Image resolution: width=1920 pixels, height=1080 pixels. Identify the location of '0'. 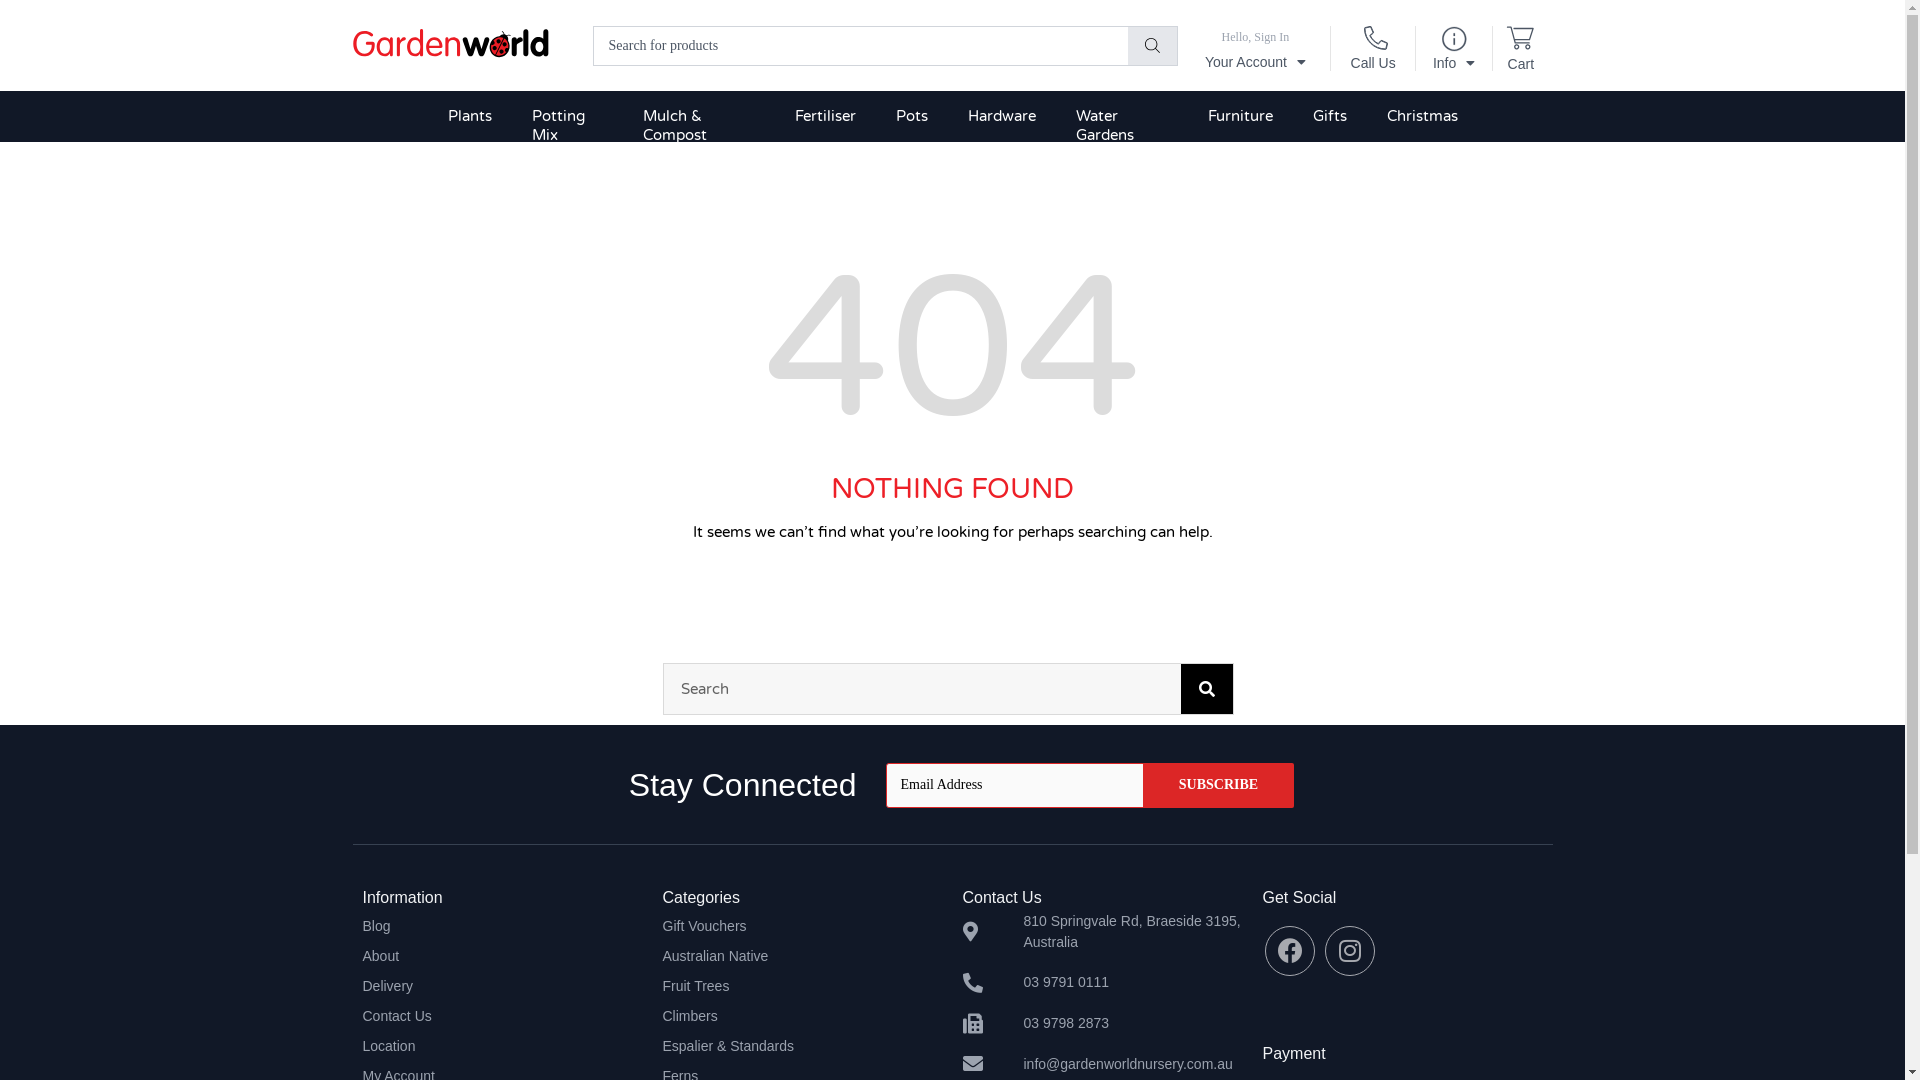
(1520, 41).